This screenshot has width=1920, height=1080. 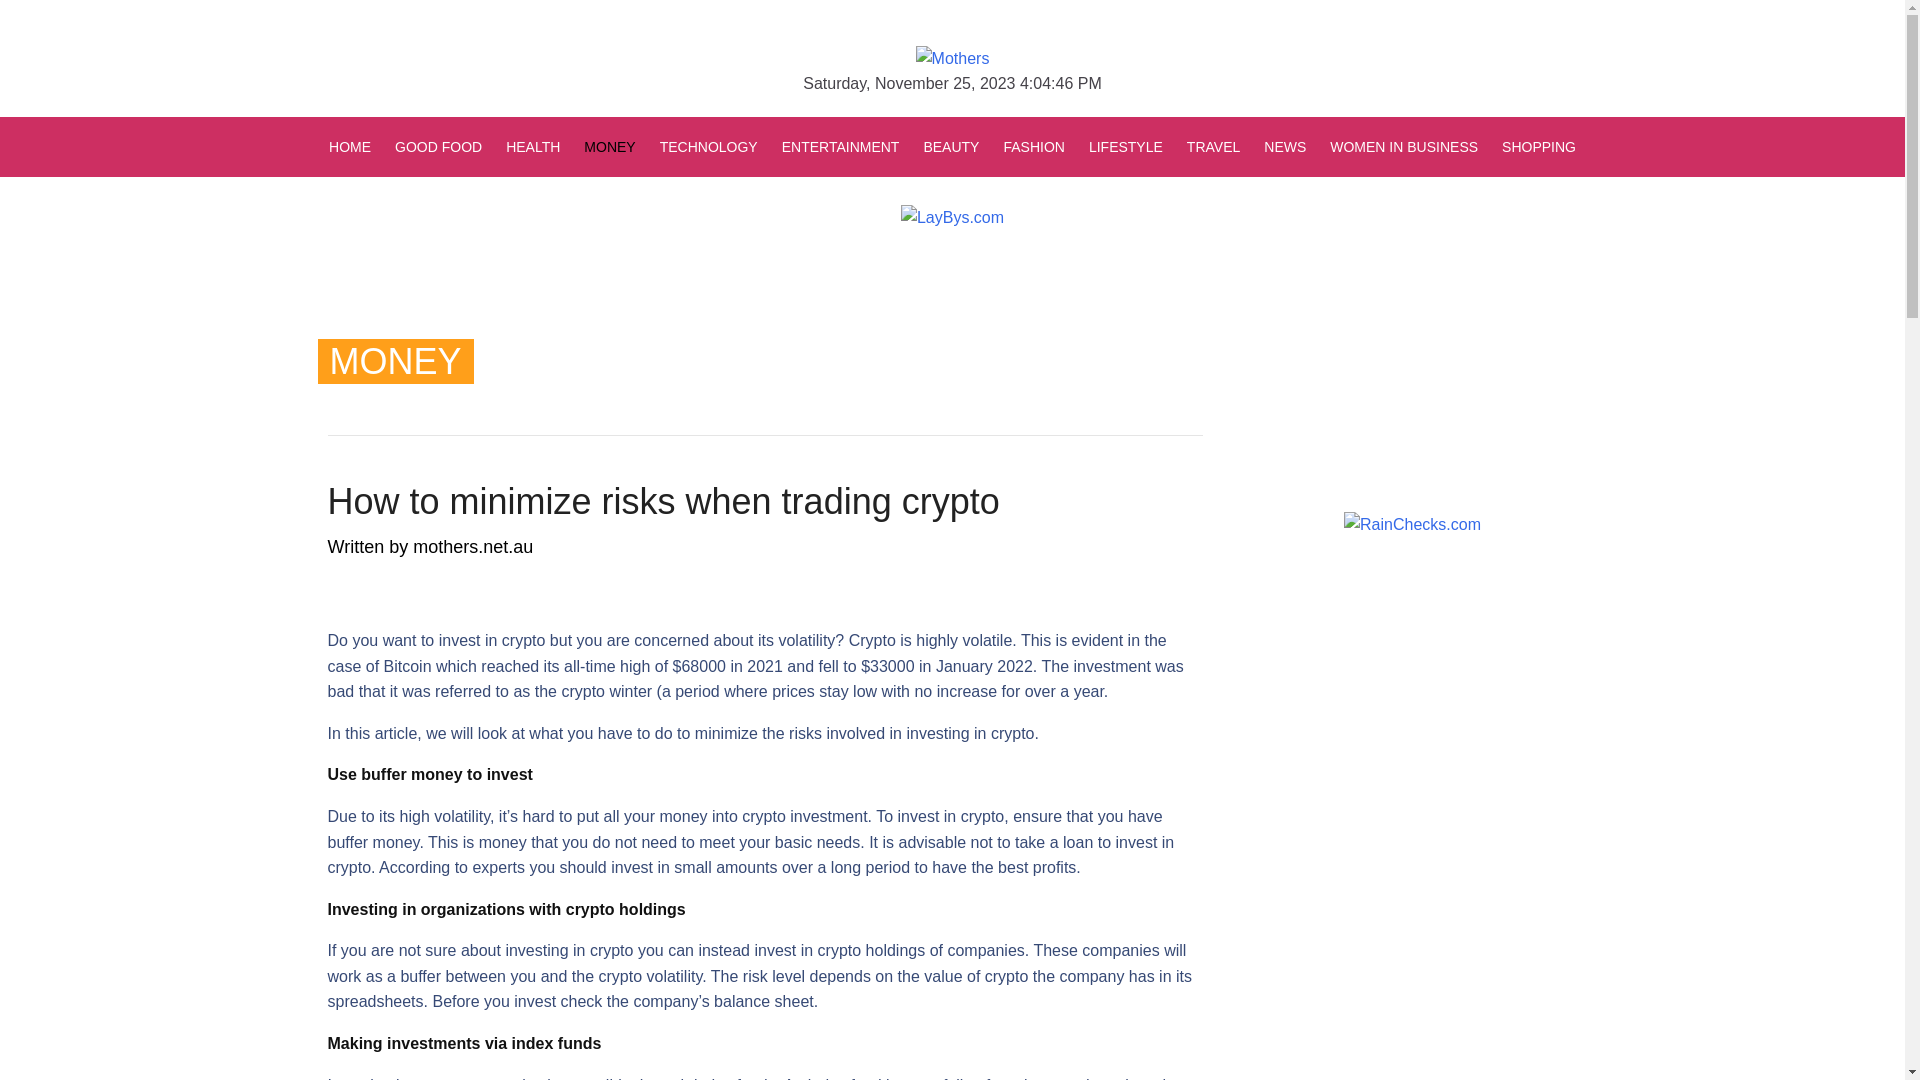 What do you see at coordinates (1033, 145) in the screenshot?
I see `'FASHION'` at bounding box center [1033, 145].